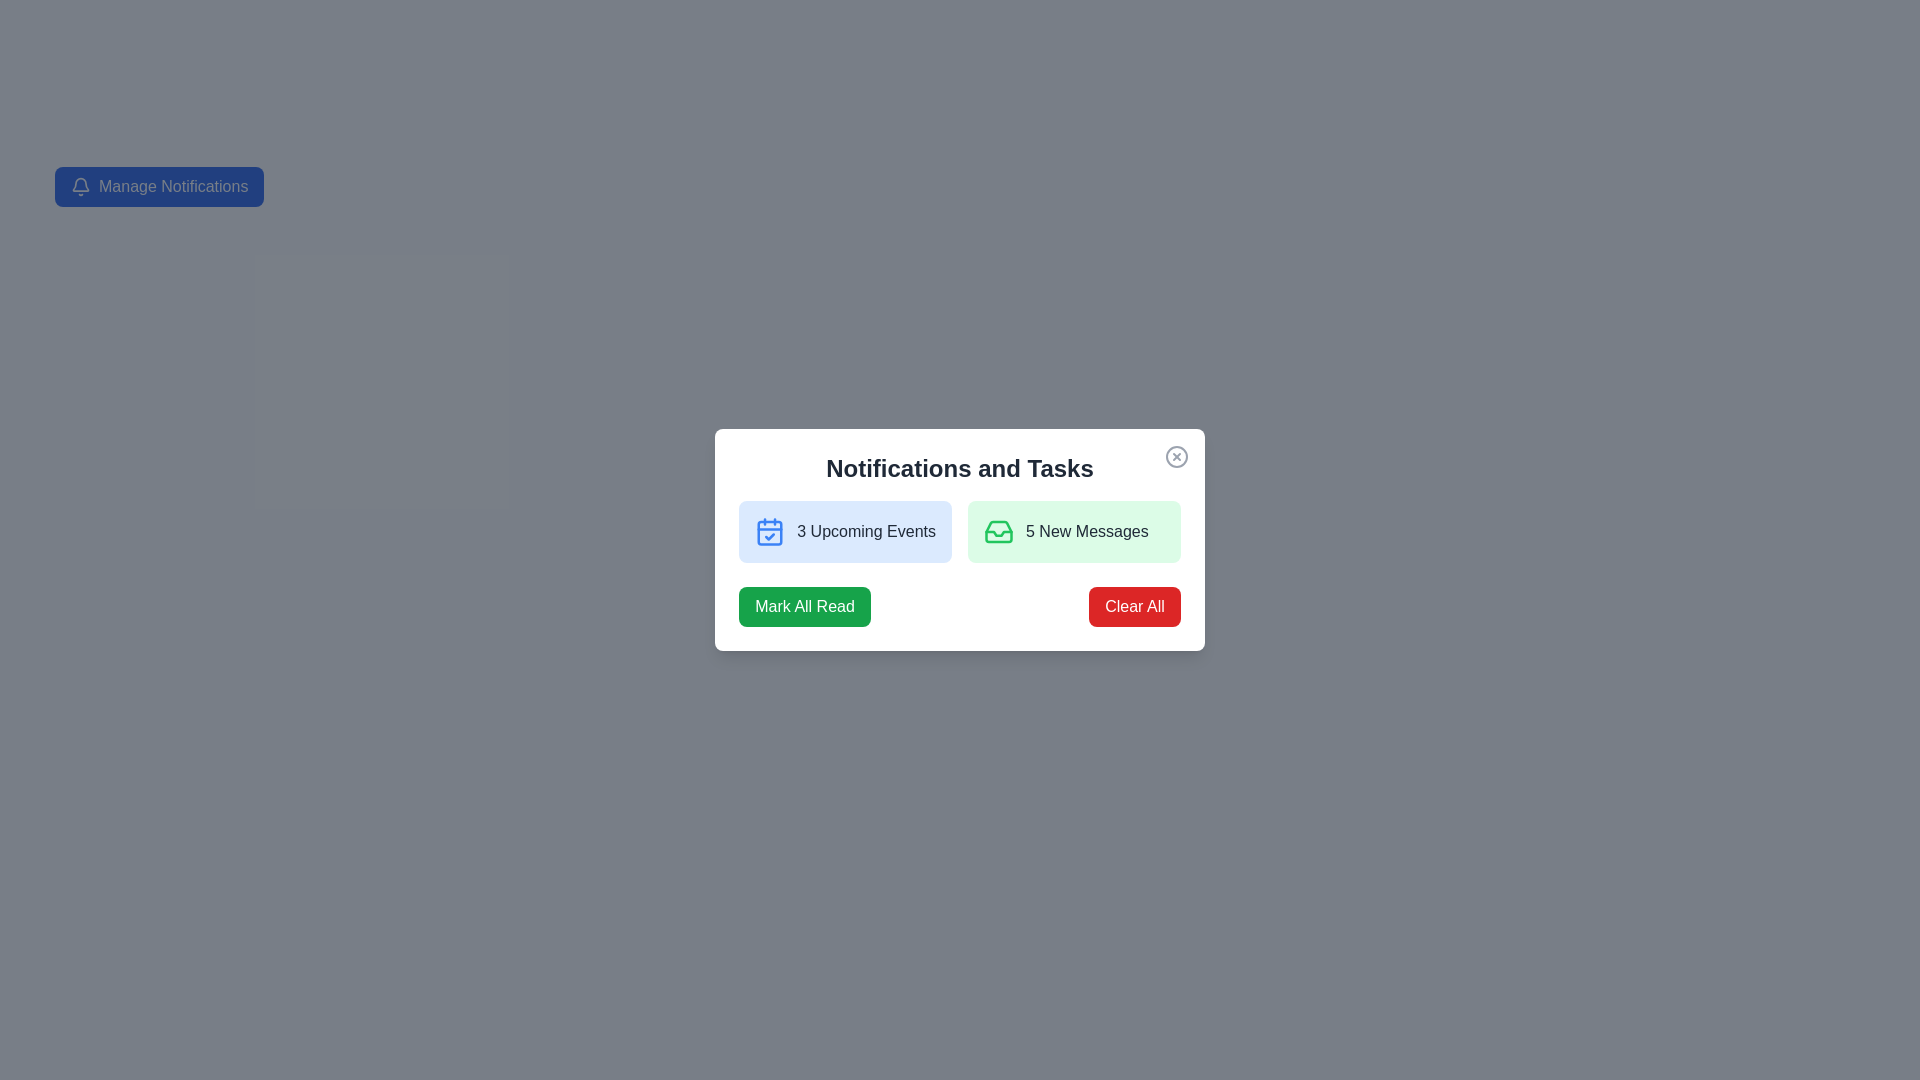  Describe the element at coordinates (1073, 531) in the screenshot. I see `the '5 New Messages' notification item, which is a rounded box with a green background and an inbox icon on the left` at that location.